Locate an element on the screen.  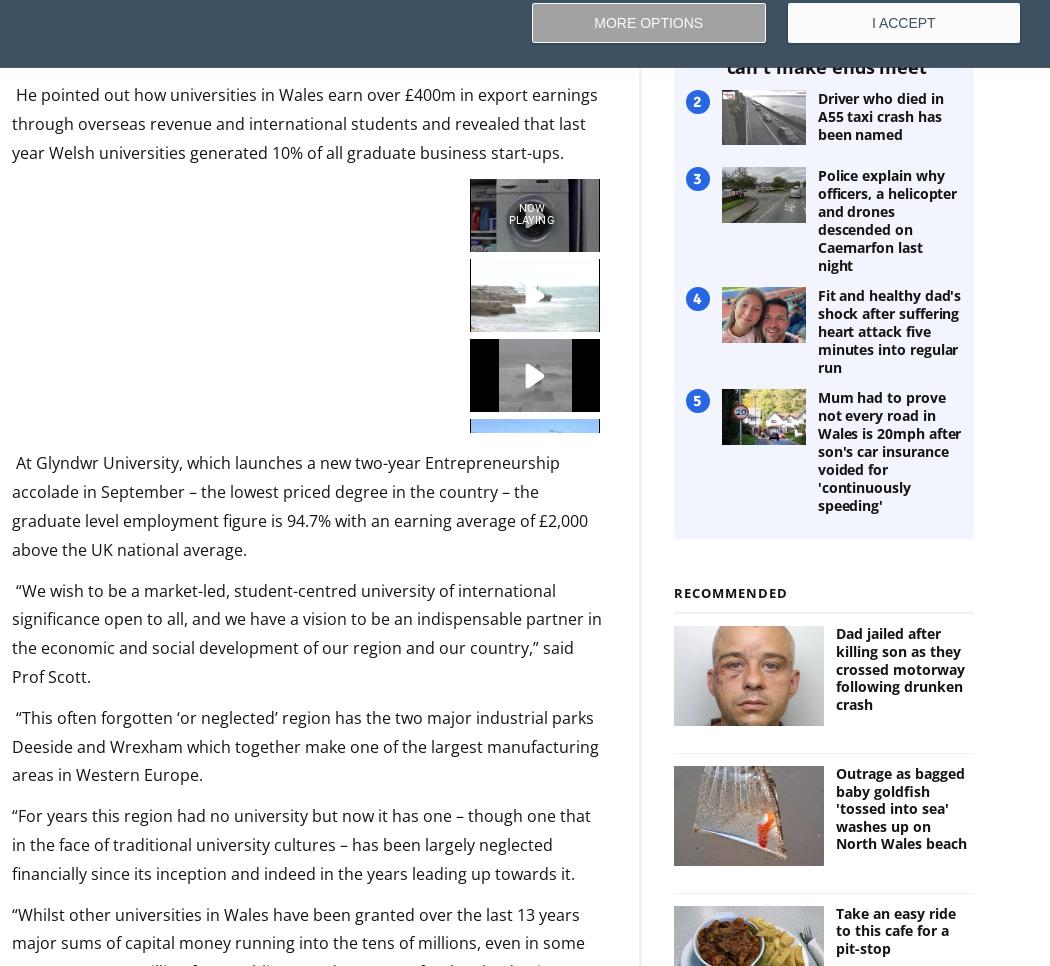
'Anglesey campsite family fleeing to England as they 'can't make ends meet'' is located at coordinates (837, 43).